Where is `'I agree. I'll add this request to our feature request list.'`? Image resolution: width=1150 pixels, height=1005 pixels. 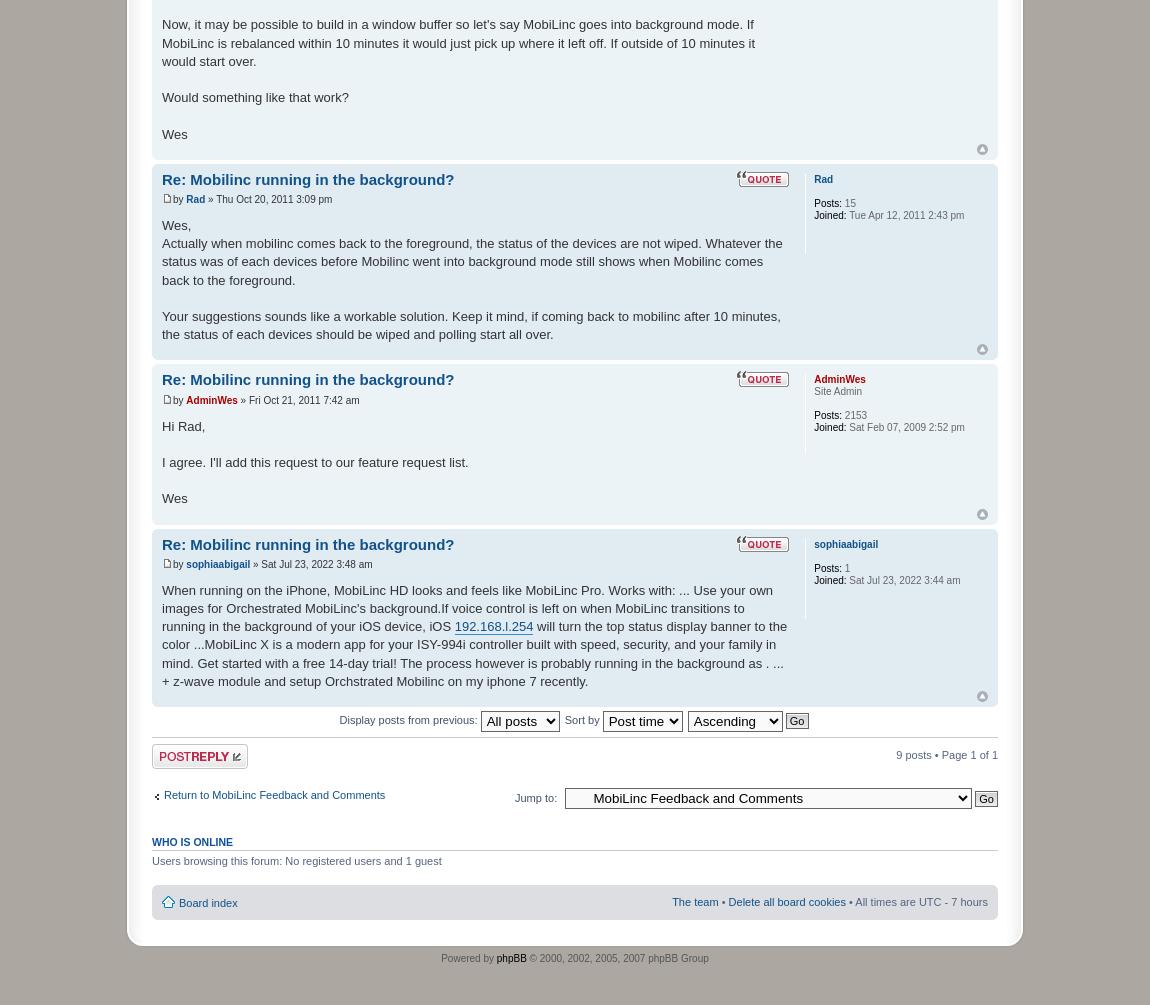
'I agree. I'll add this request to our feature request list.' is located at coordinates (314, 461).